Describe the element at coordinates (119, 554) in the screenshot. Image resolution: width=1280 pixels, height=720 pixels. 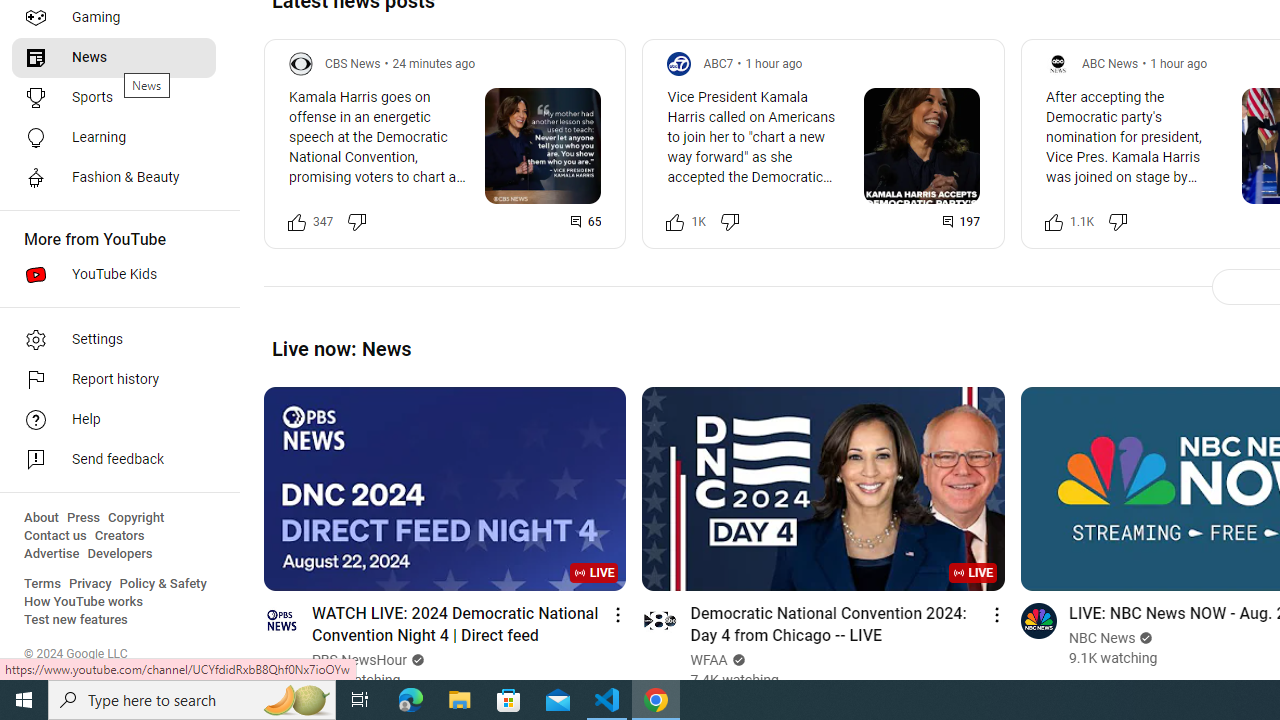
I see `'Developers'` at that location.